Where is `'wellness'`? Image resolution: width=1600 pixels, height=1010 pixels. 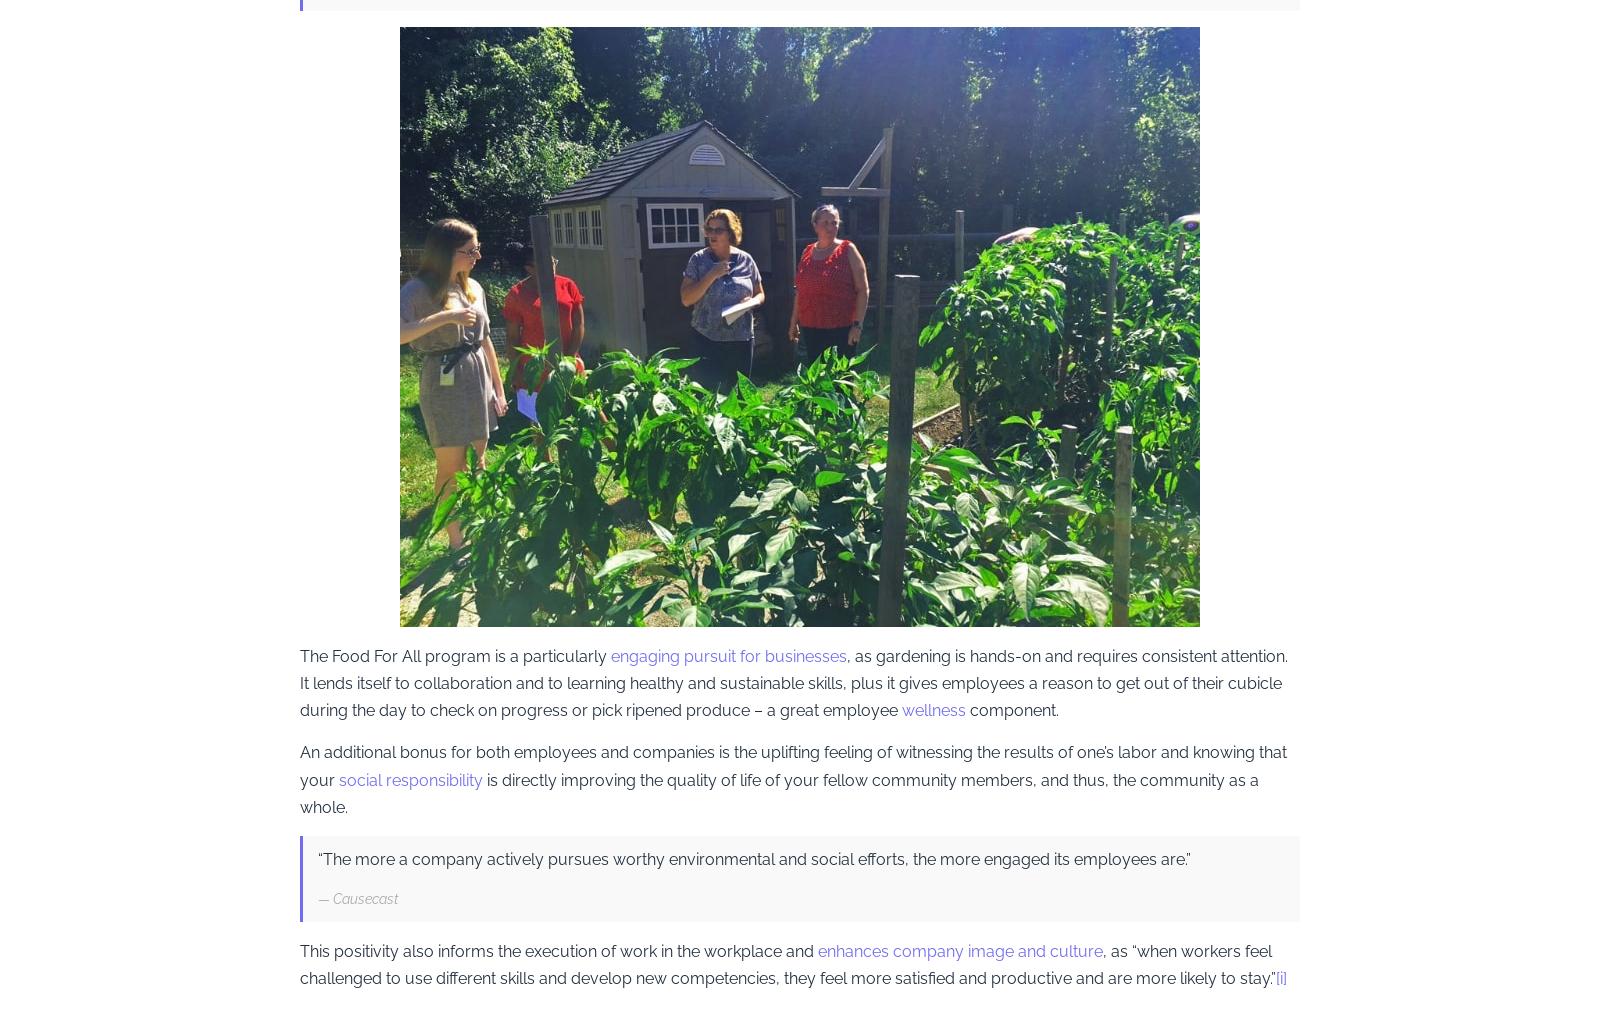
'wellness' is located at coordinates (932, 709).